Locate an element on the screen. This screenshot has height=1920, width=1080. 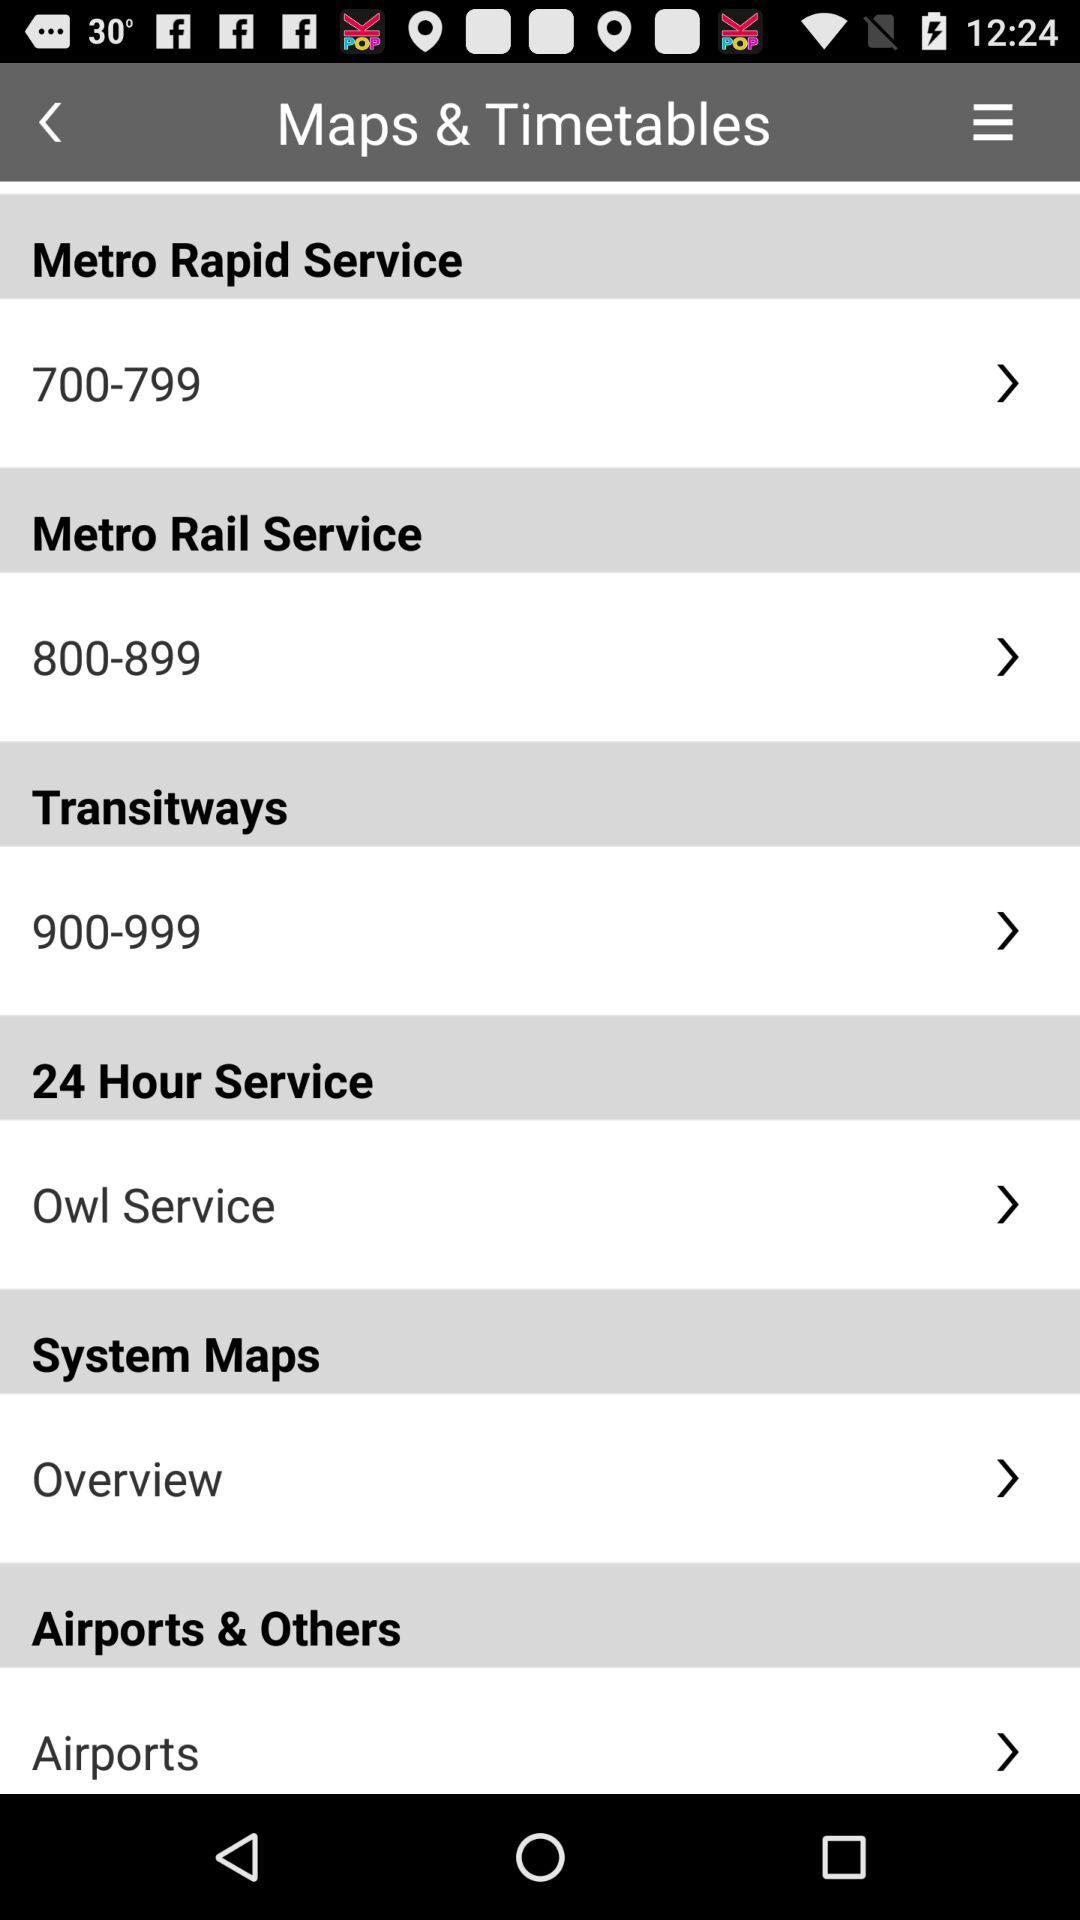
the airports & others app is located at coordinates (540, 1615).